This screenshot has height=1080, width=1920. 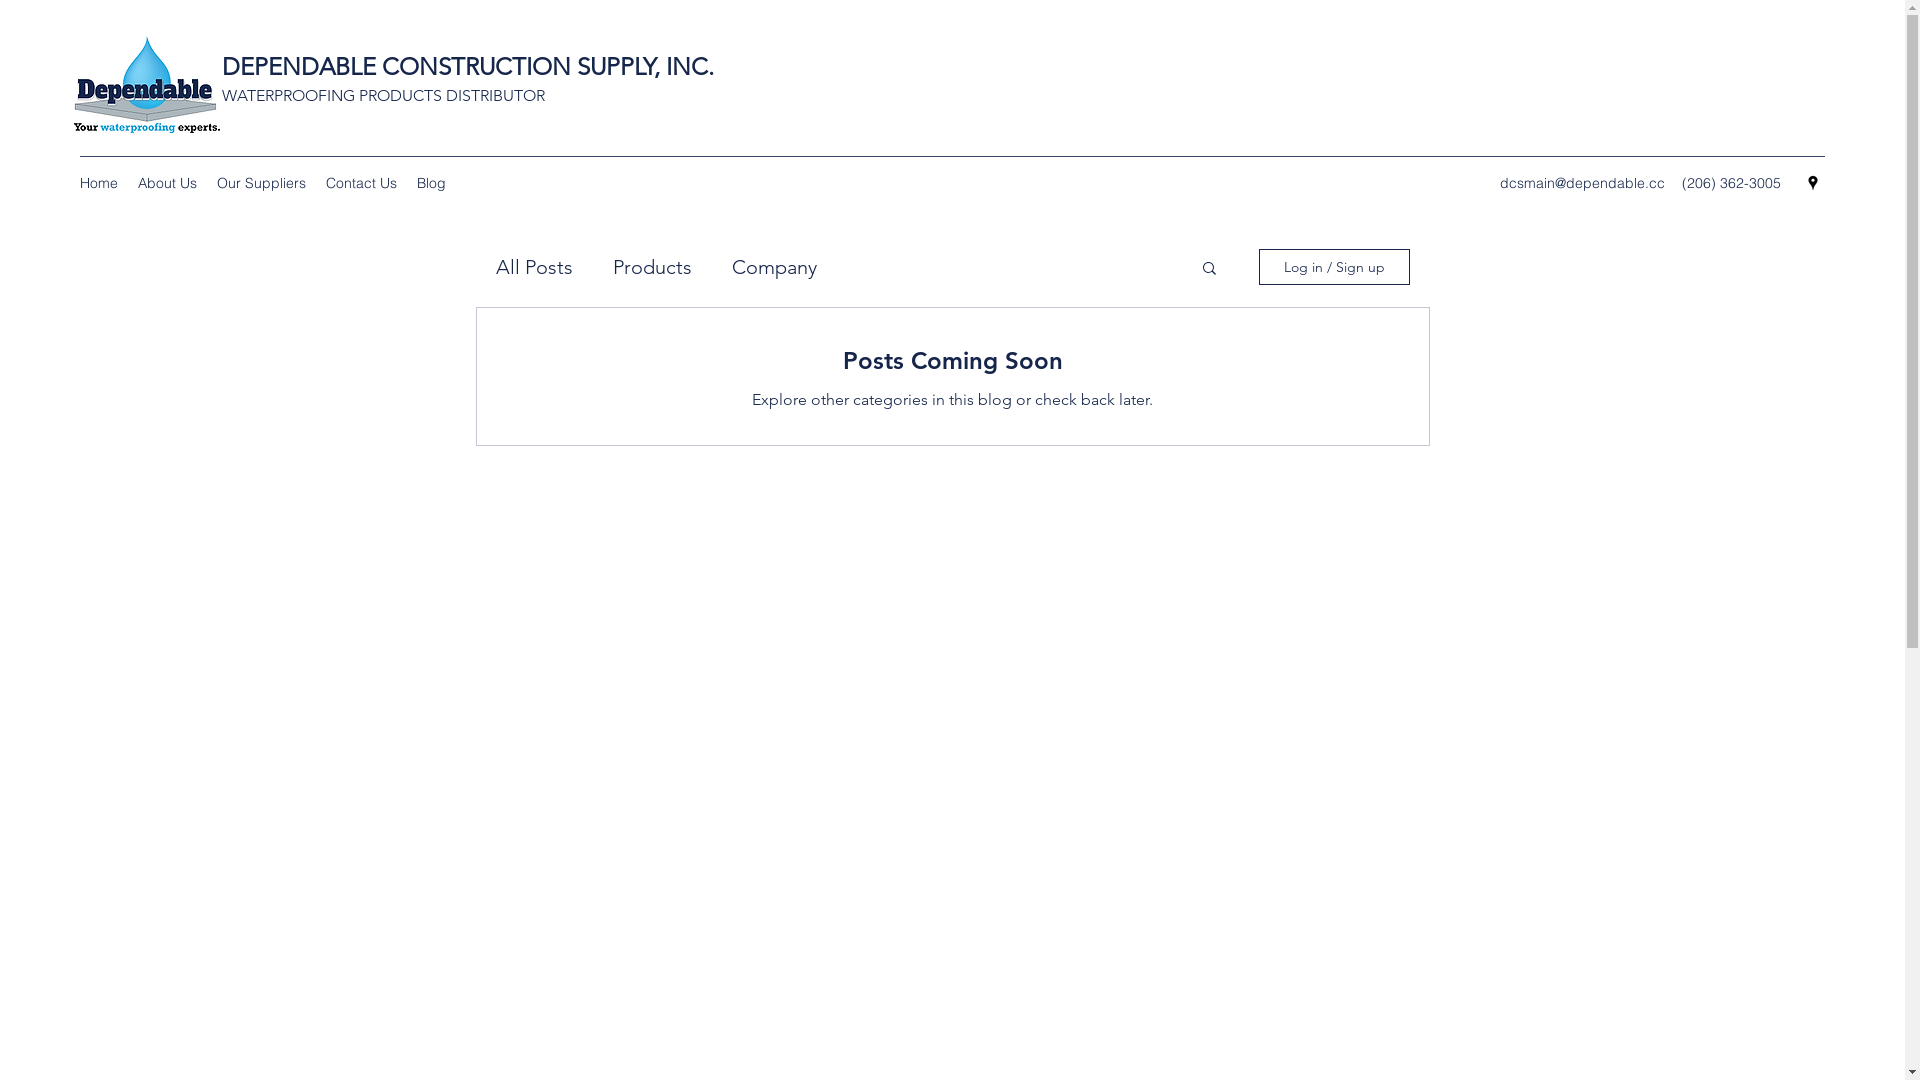 I want to click on 'Our Suppliers', so click(x=206, y=182).